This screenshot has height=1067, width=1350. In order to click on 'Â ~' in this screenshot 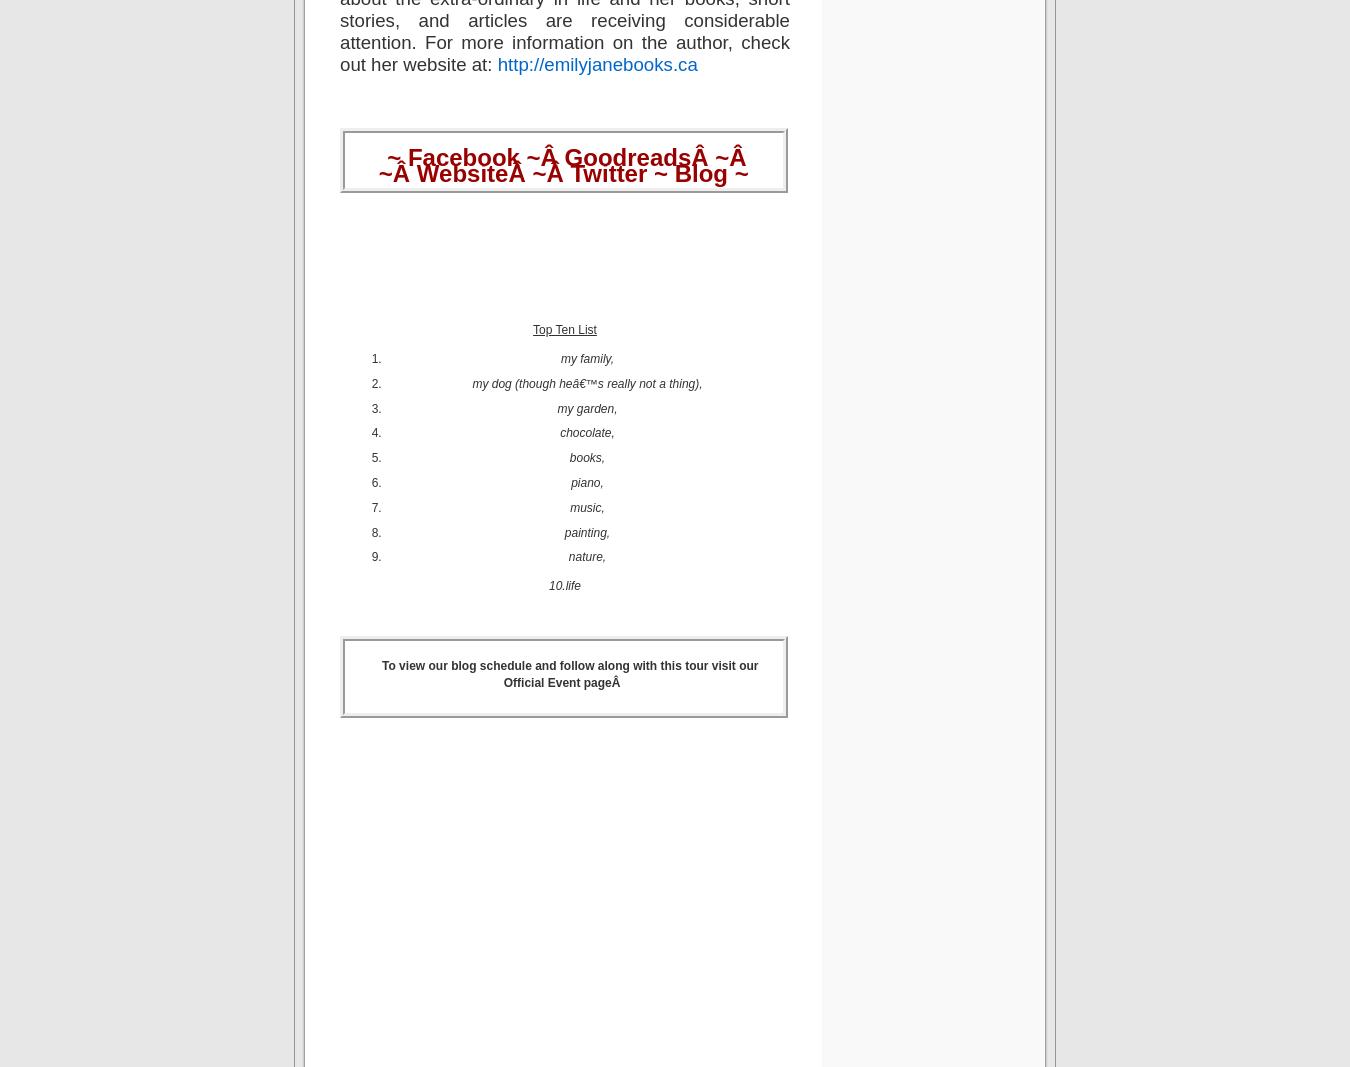, I will do `click(708, 155)`.